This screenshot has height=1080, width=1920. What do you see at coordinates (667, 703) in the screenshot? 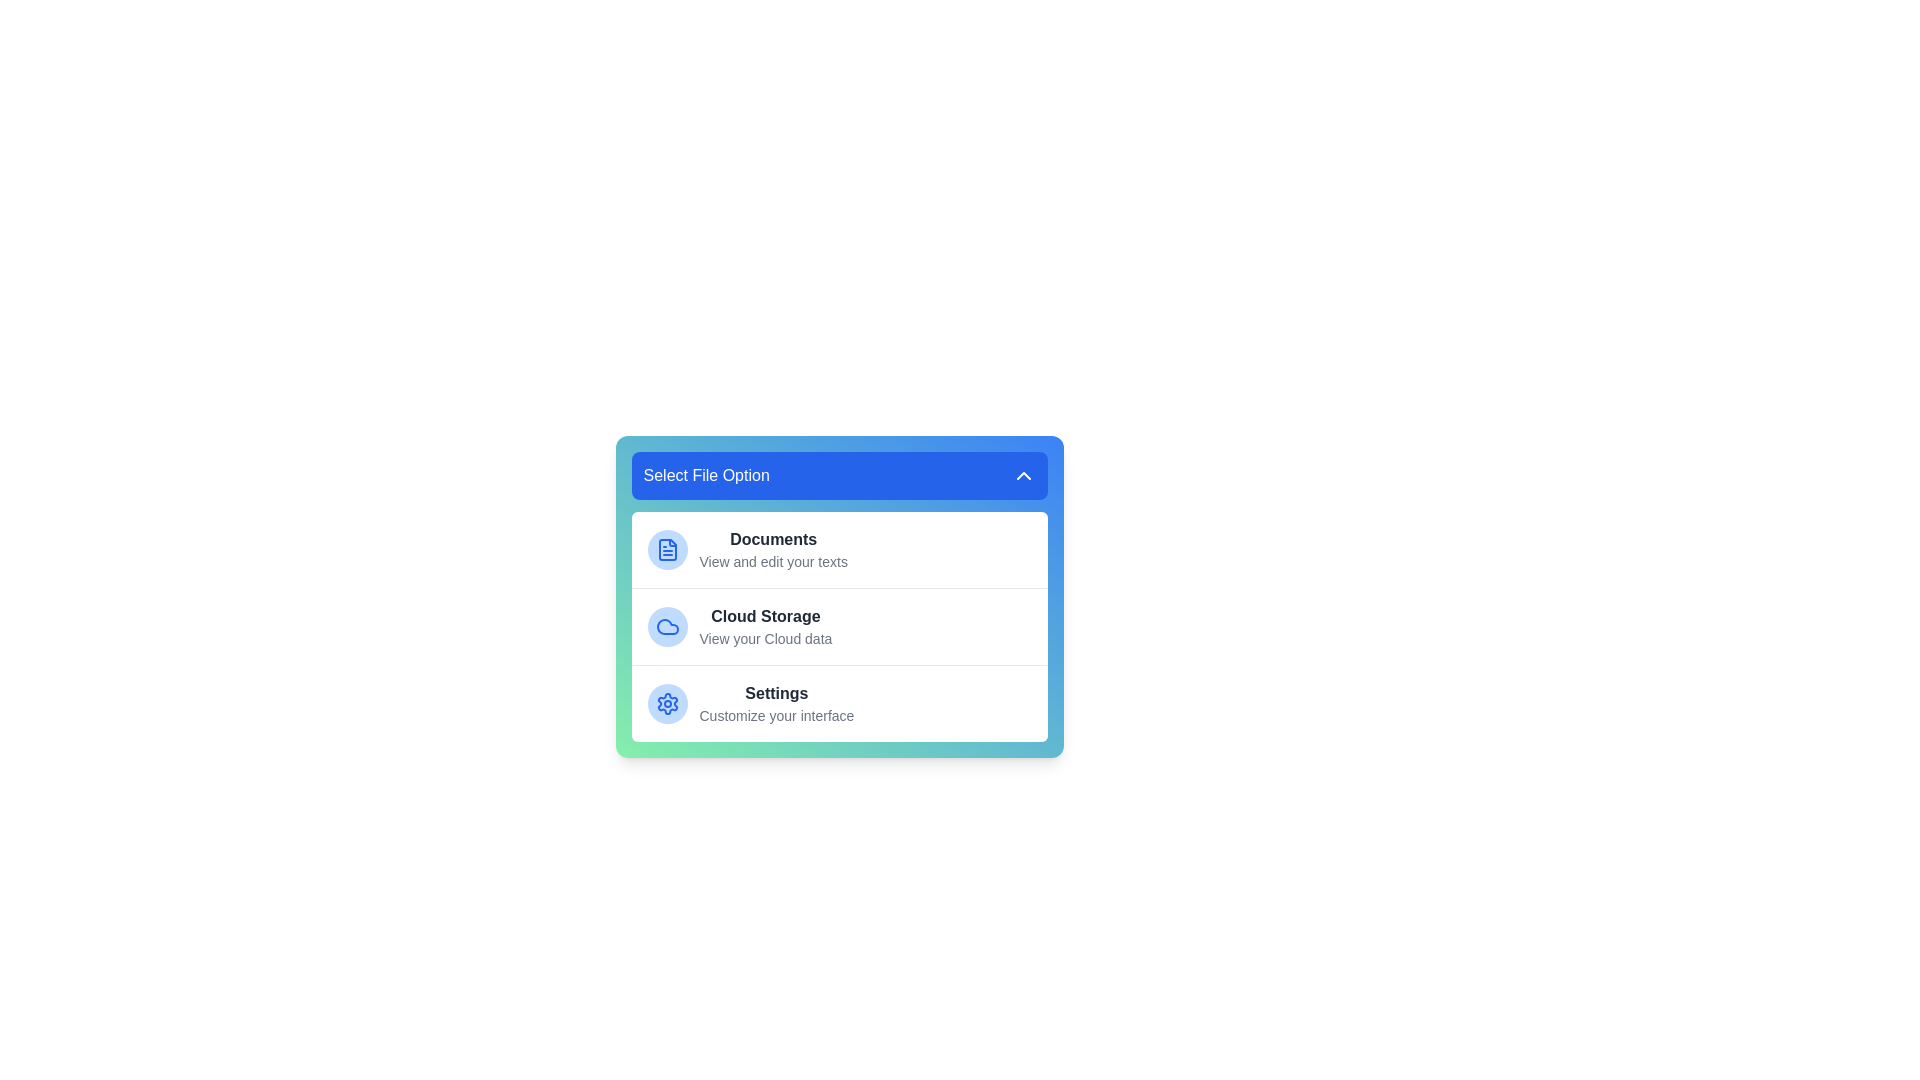
I see `the gear-shaped icon located within the 'Select File Option' dropdown, adjacent to the 'Settings' label` at bounding box center [667, 703].